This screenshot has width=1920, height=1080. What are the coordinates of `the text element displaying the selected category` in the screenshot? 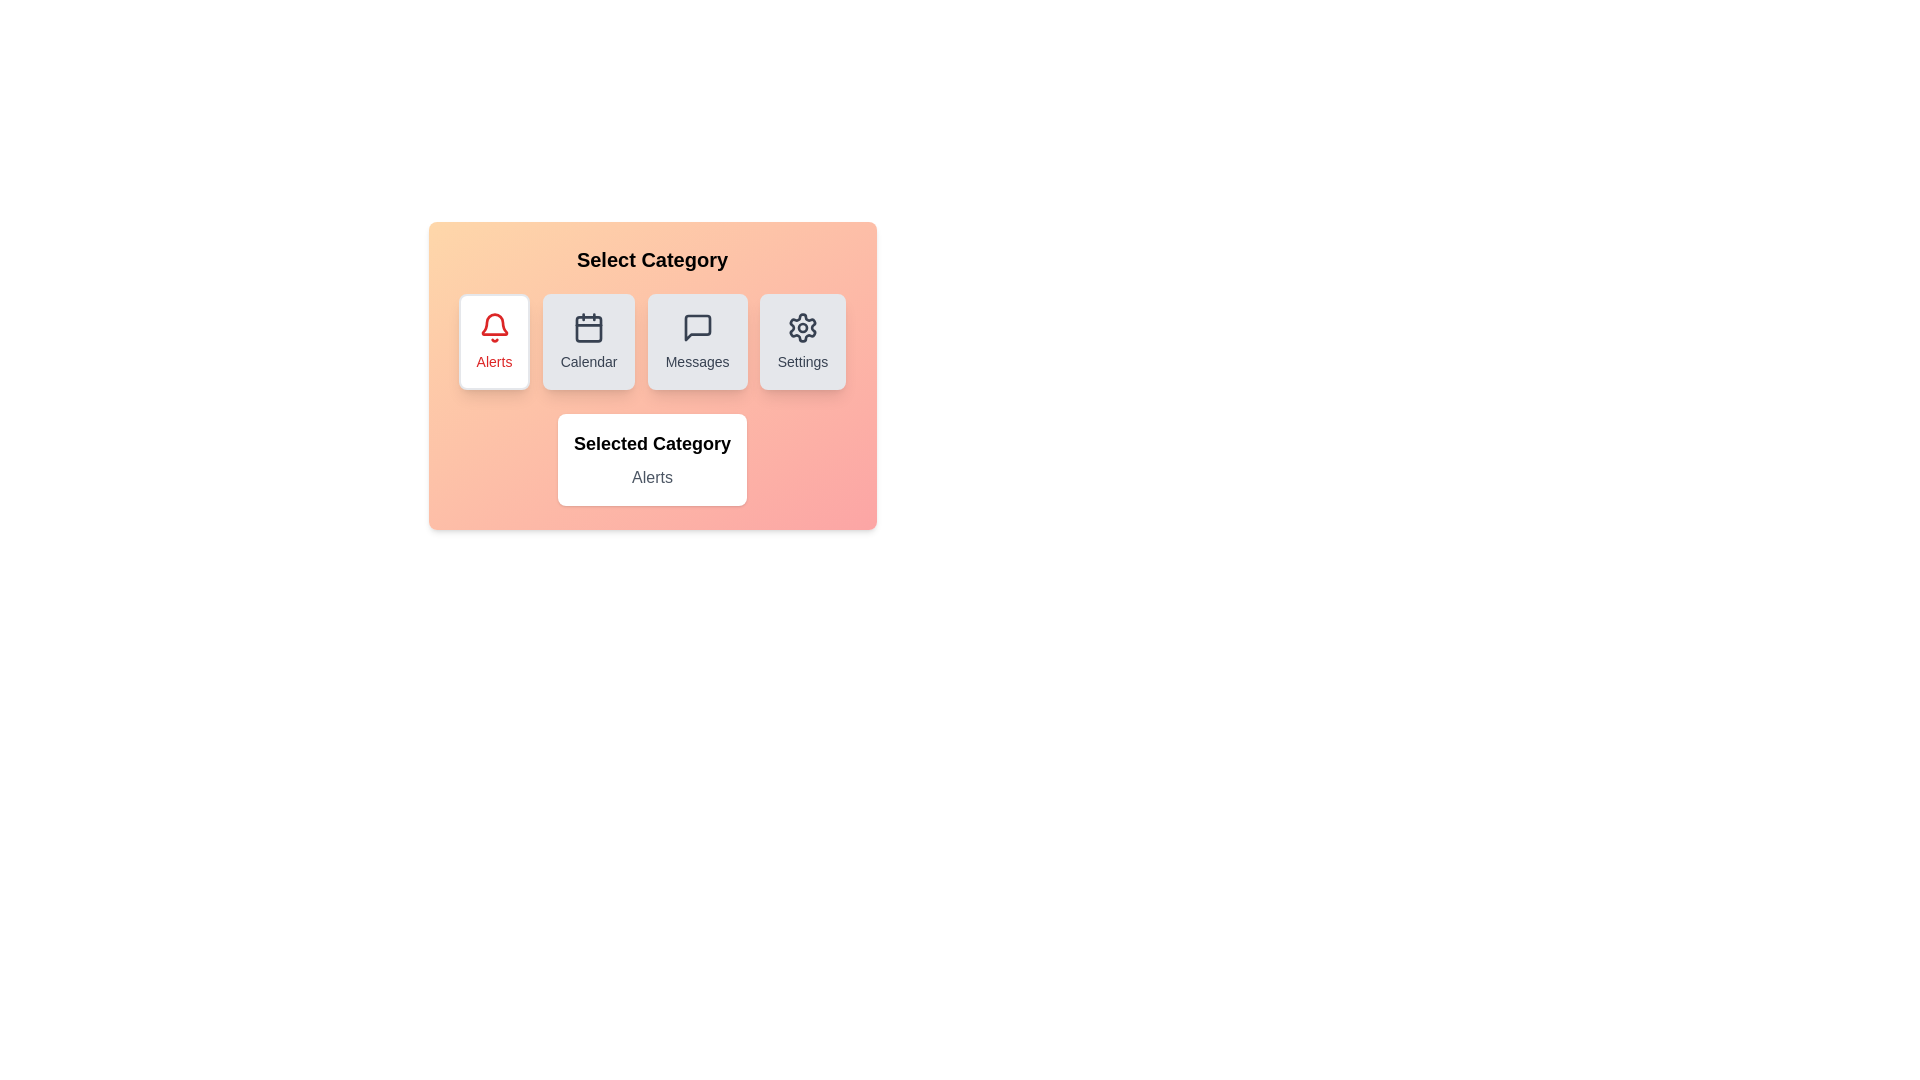 It's located at (652, 478).